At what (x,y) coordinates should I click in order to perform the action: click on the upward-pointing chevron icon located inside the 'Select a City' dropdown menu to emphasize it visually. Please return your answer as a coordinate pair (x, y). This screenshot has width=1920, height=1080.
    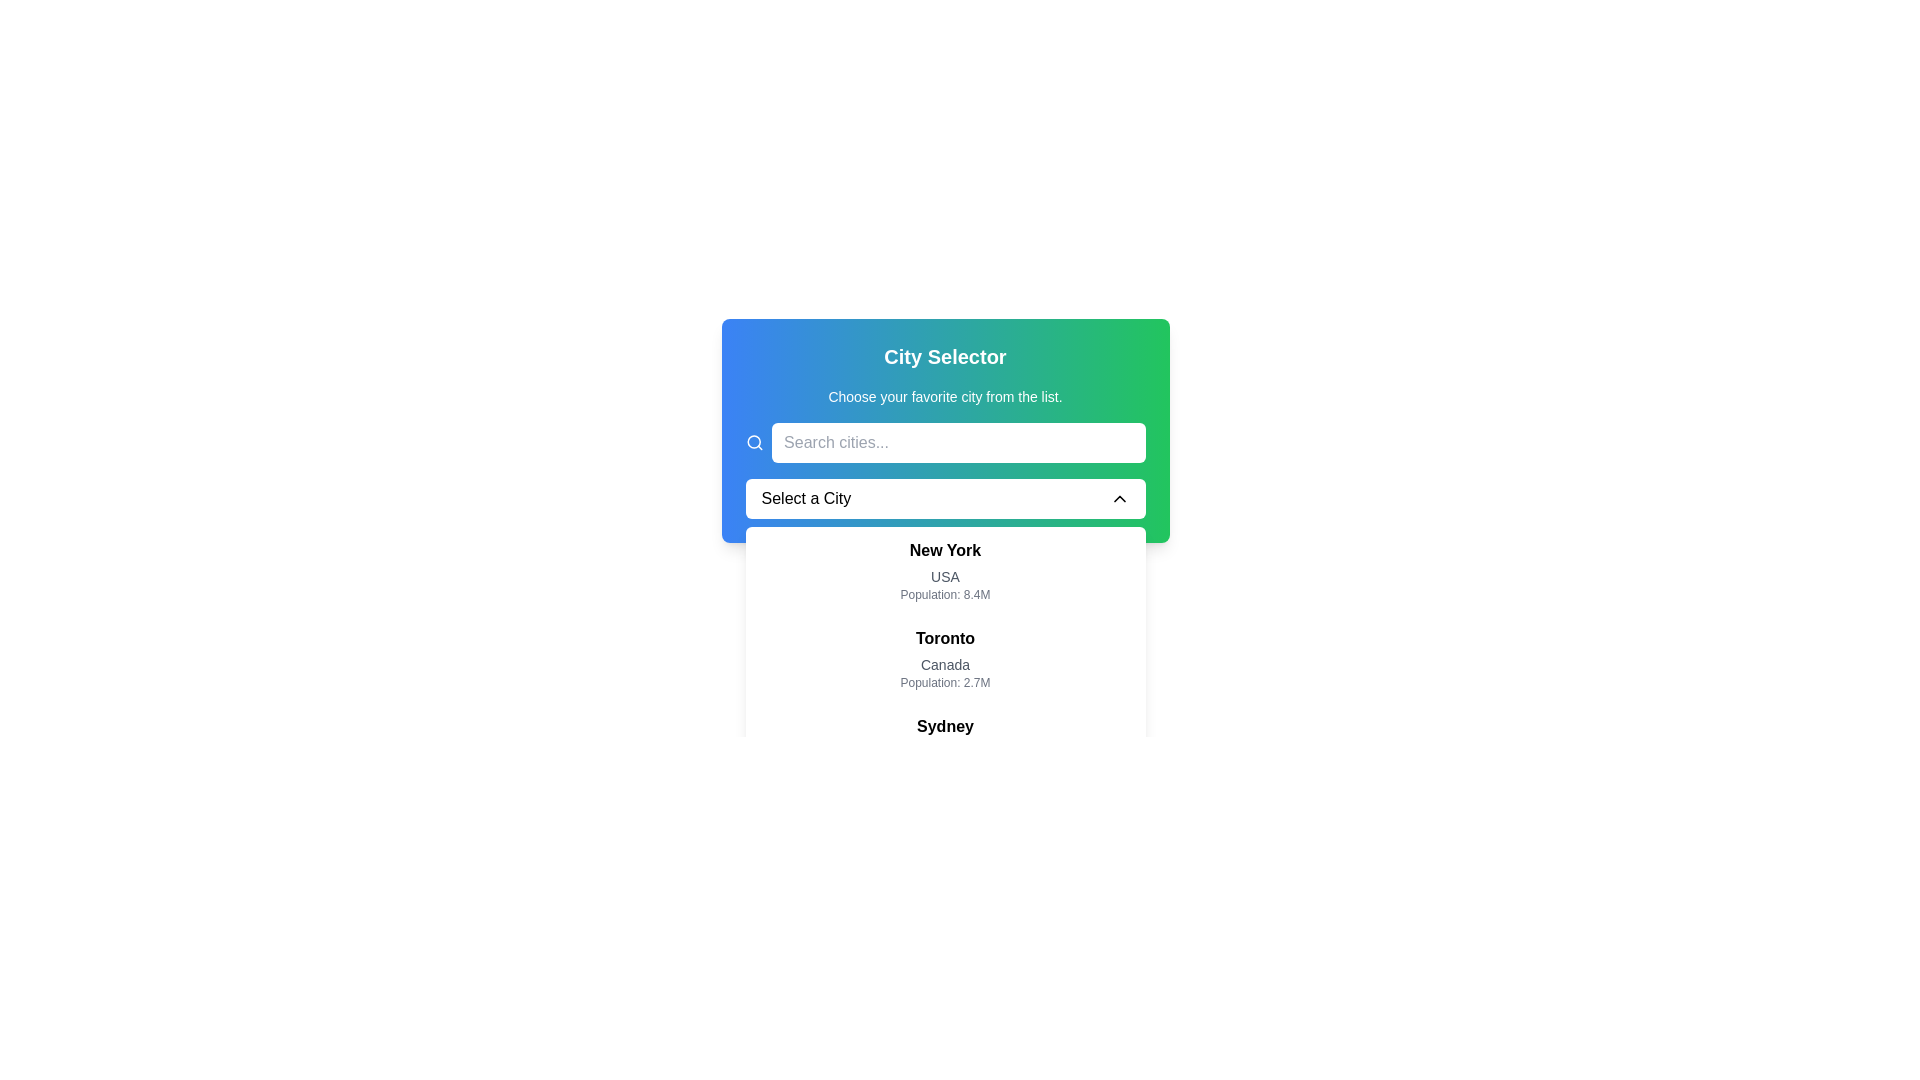
    Looking at the image, I should click on (1118, 497).